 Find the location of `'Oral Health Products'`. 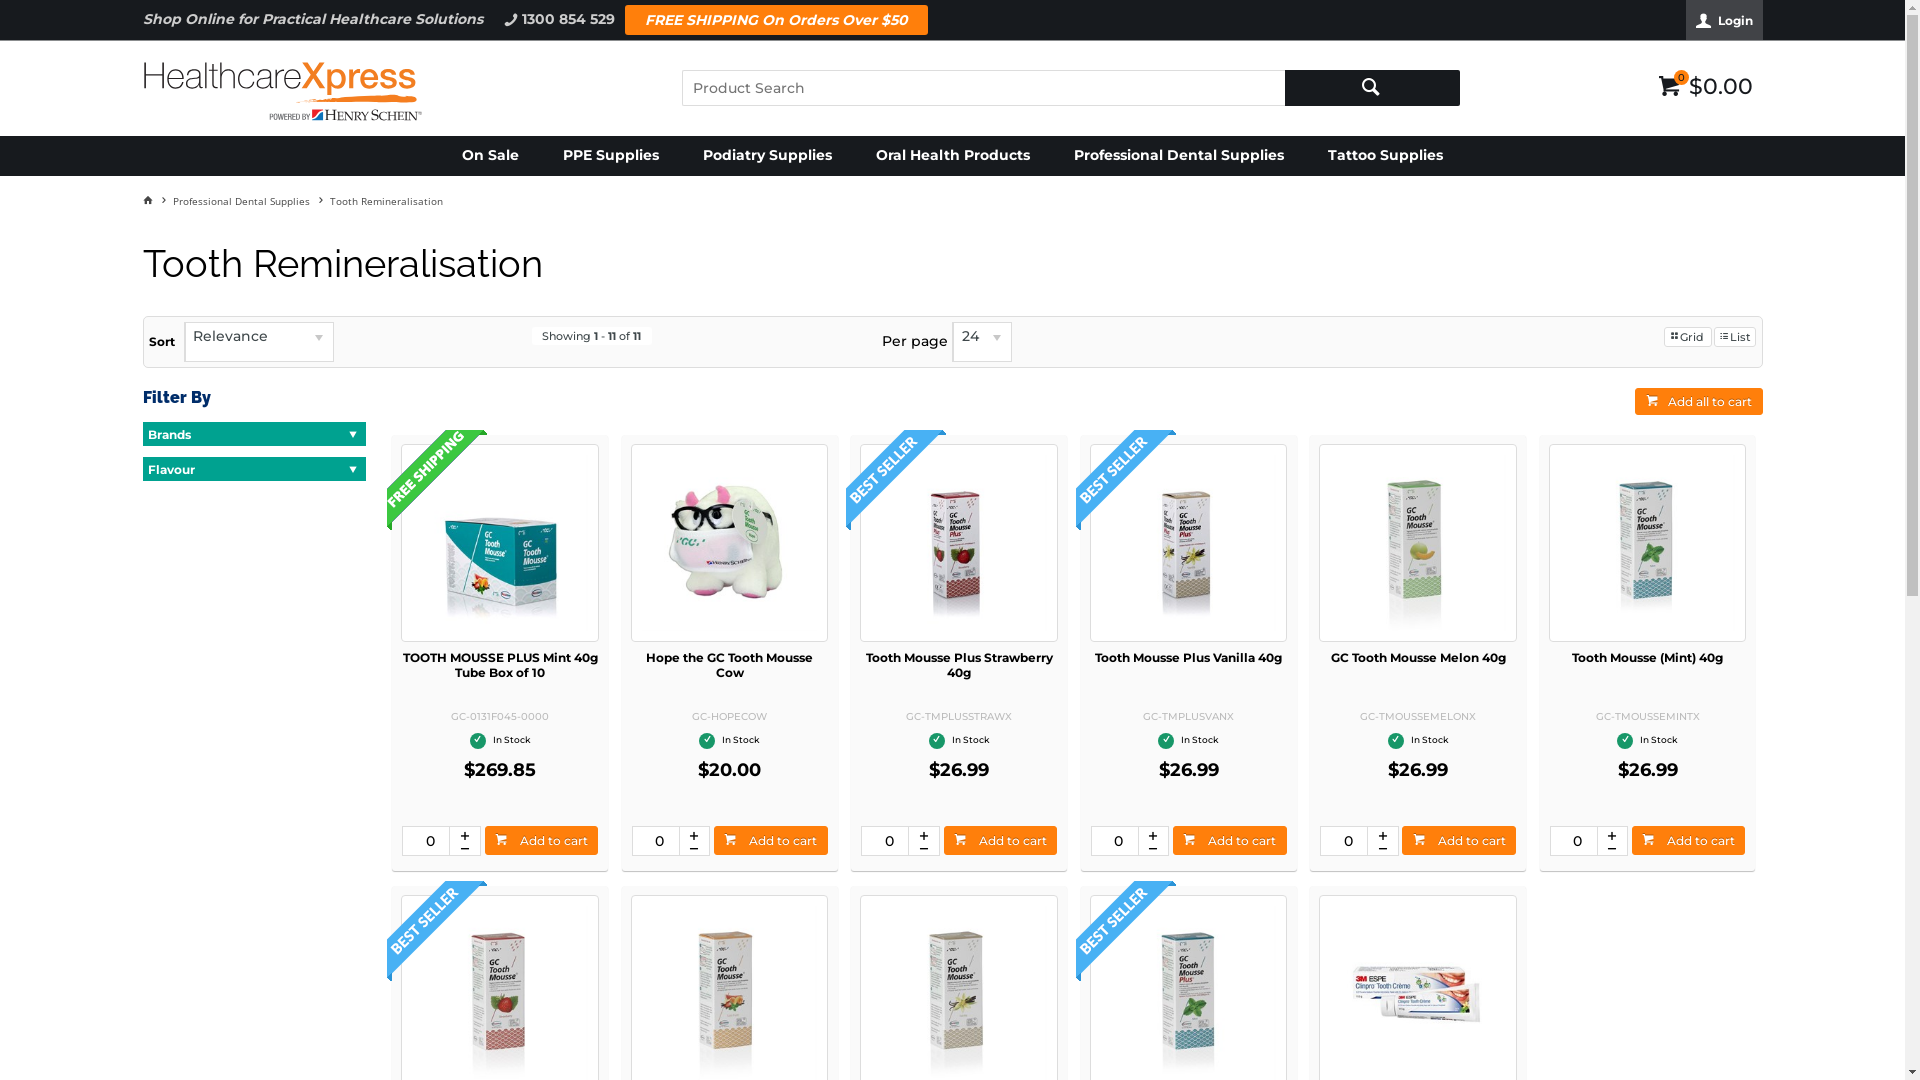

'Oral Health Products' is located at coordinates (952, 154).